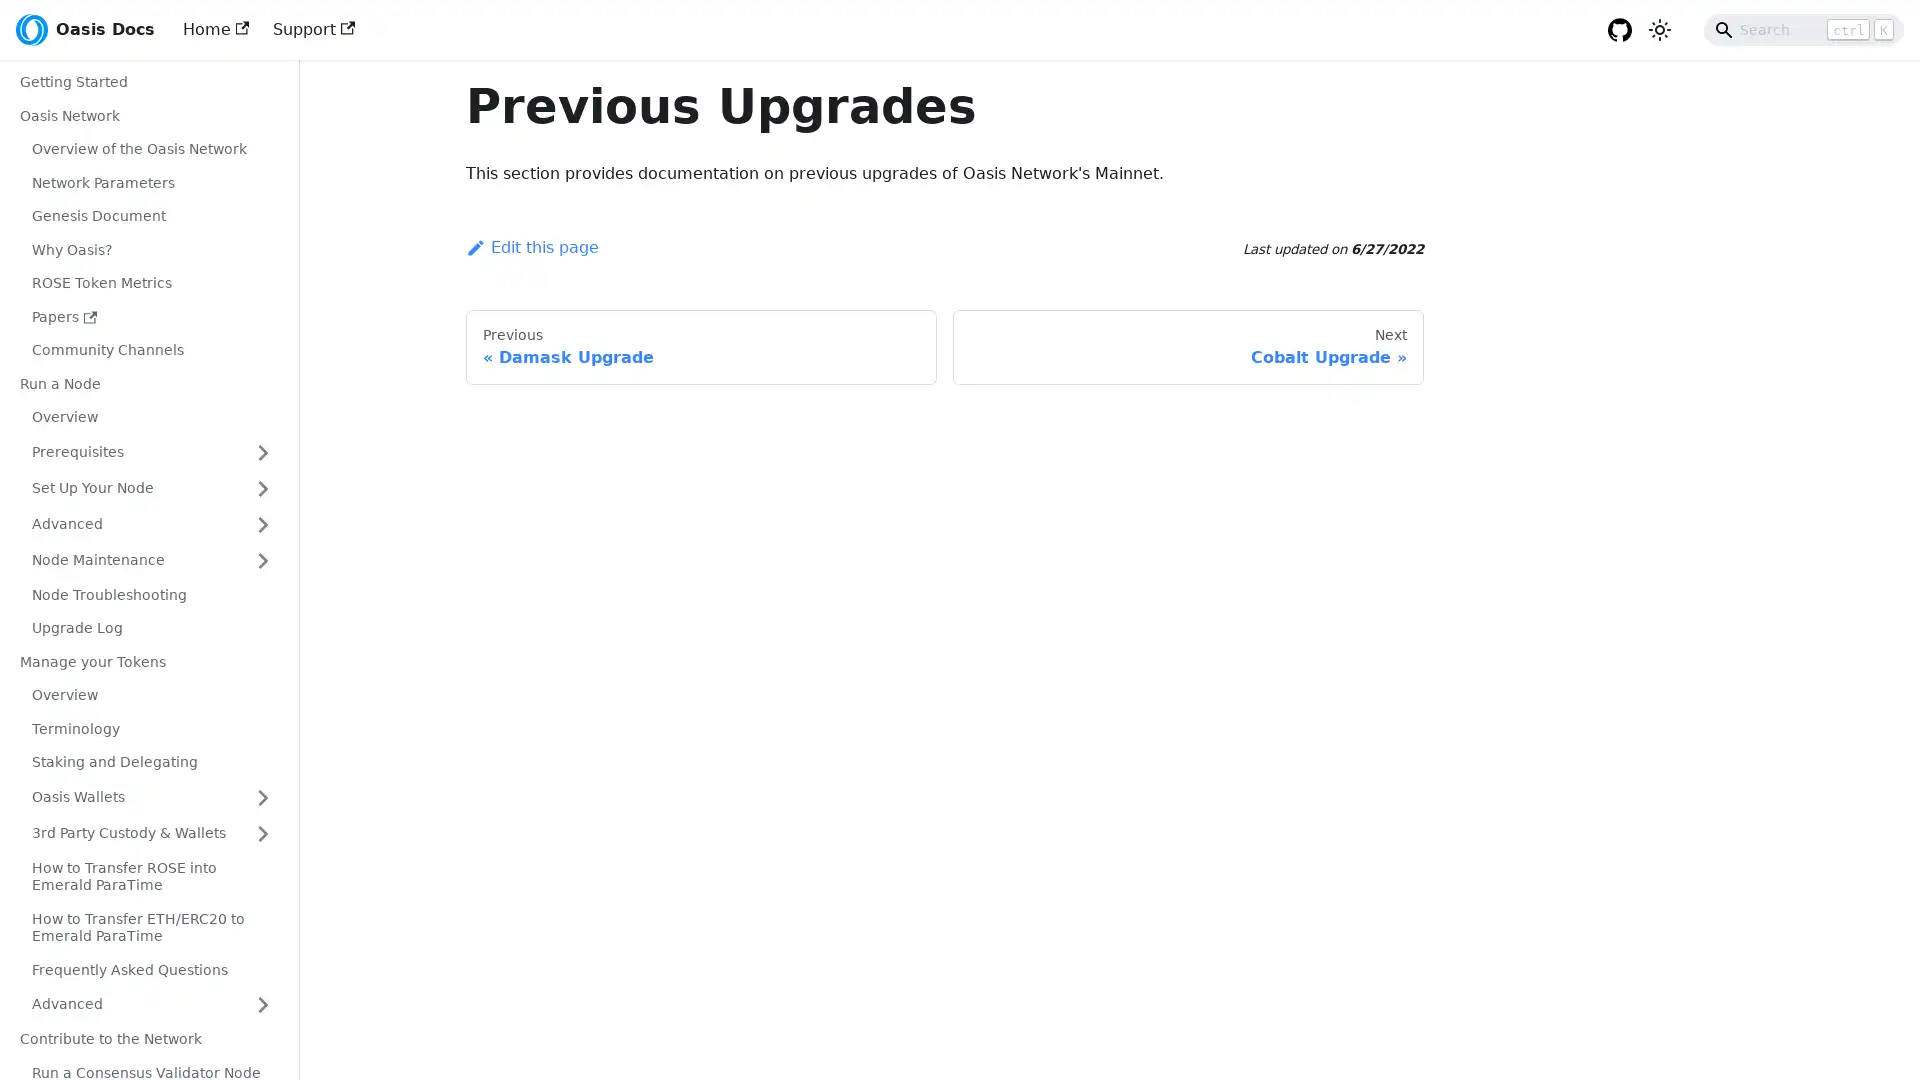  Describe the element at coordinates (262, 488) in the screenshot. I see `Toggle the collapsible sidebar category 'Set Up Your Node'` at that location.